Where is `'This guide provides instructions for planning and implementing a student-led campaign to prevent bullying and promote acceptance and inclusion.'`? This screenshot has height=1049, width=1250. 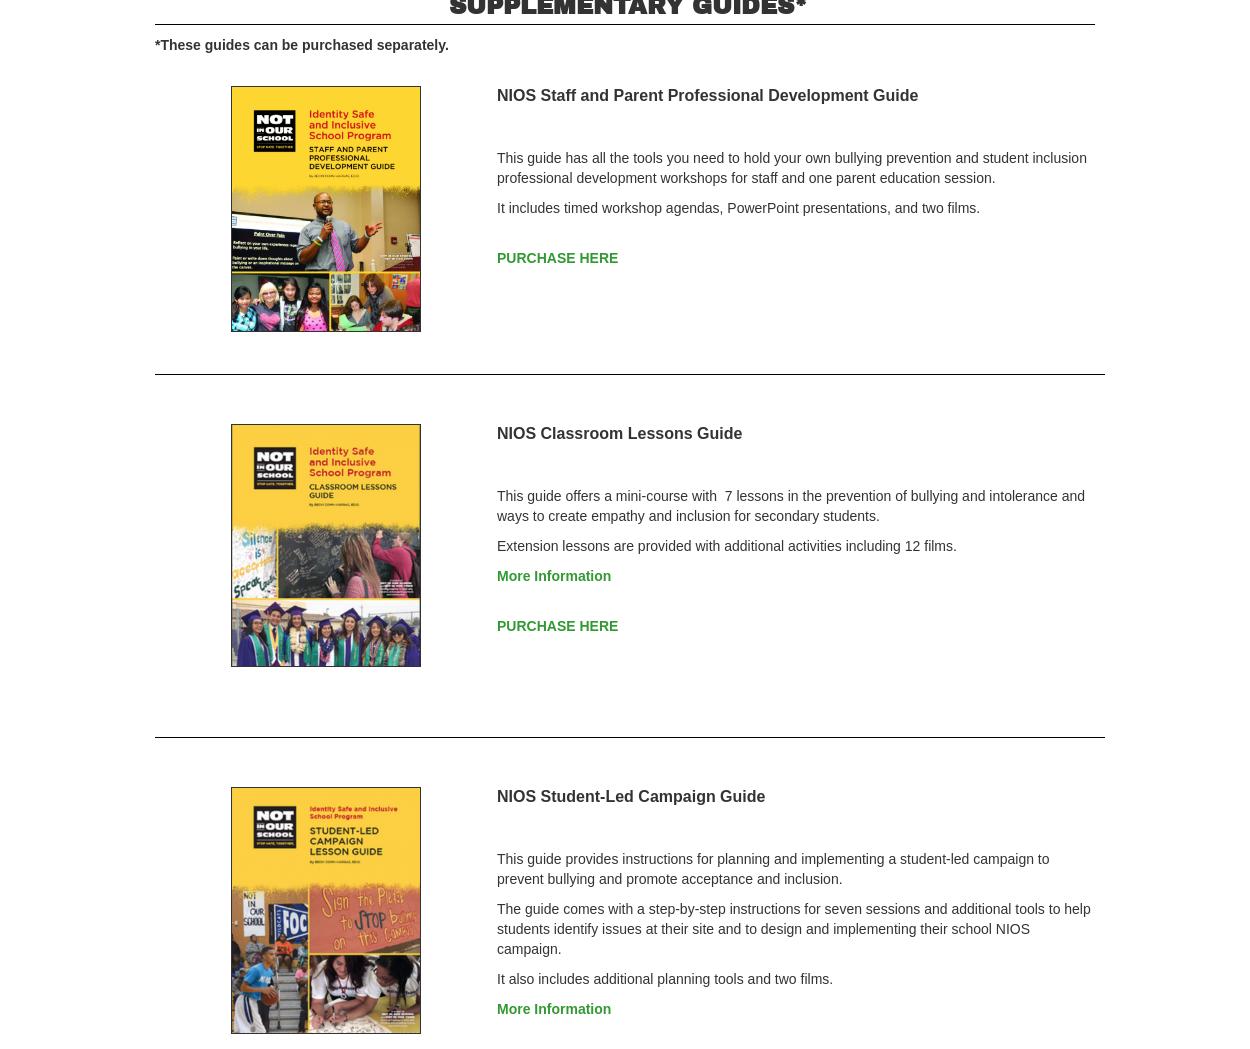 'This guide provides instructions for planning and implementing a student-led campaign to prevent bullying and promote acceptance and inclusion.' is located at coordinates (772, 868).